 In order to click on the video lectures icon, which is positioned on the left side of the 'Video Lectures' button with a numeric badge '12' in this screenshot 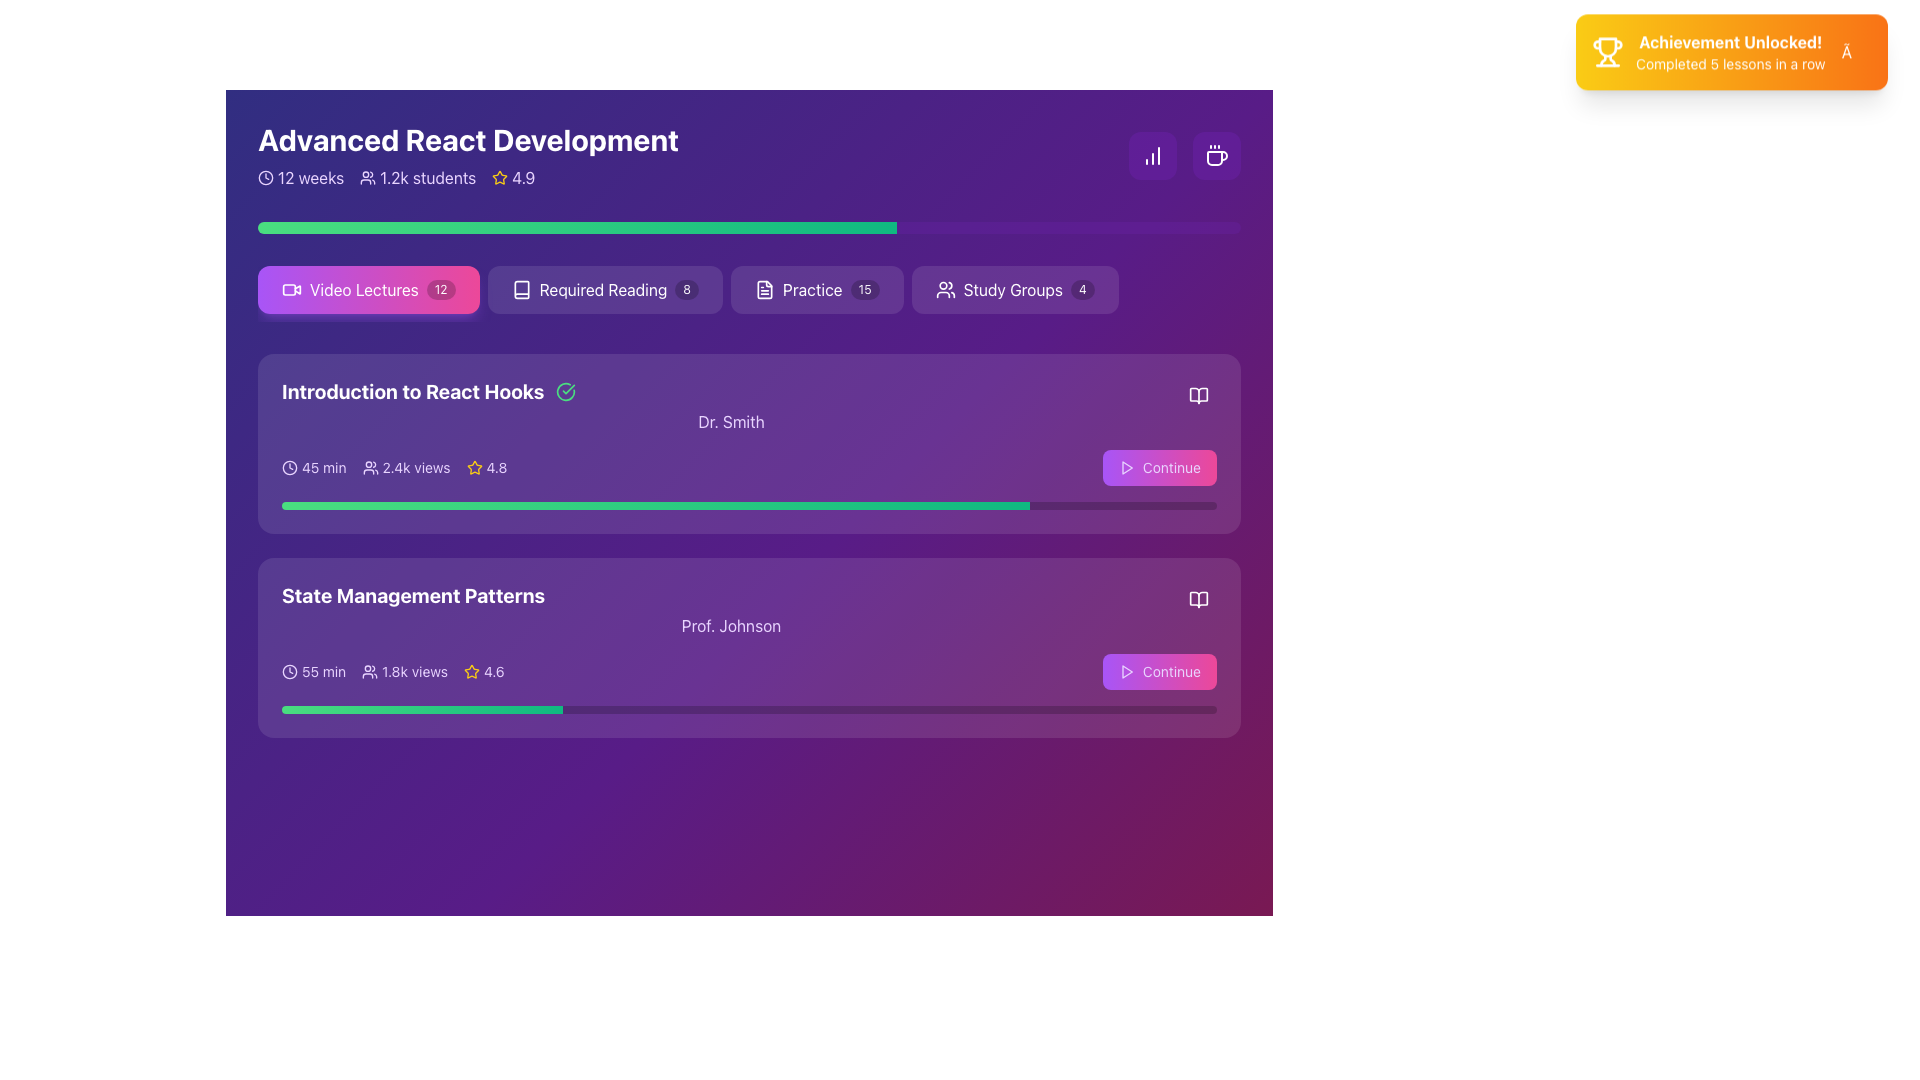, I will do `click(291, 289)`.